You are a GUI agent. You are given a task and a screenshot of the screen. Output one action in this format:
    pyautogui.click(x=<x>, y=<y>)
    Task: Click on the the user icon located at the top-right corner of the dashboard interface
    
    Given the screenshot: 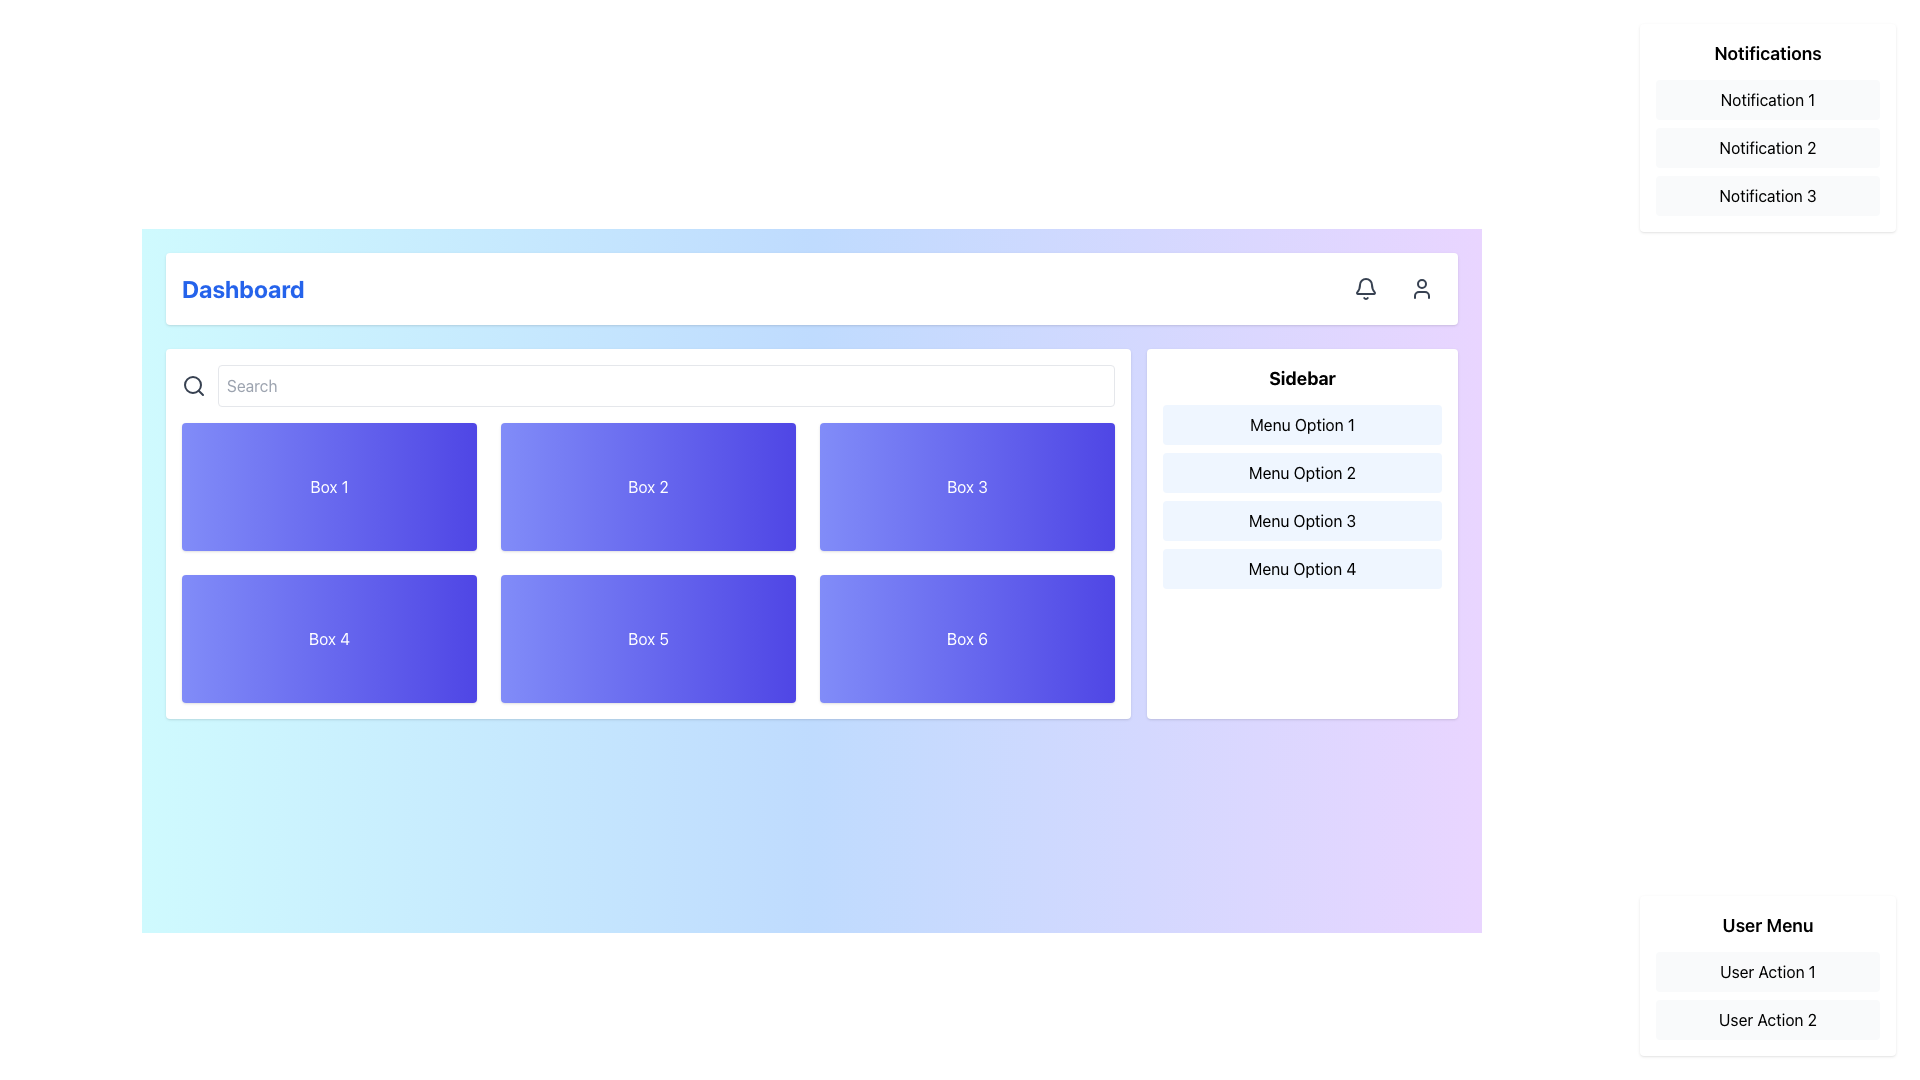 What is the action you would take?
    pyautogui.click(x=1420, y=289)
    